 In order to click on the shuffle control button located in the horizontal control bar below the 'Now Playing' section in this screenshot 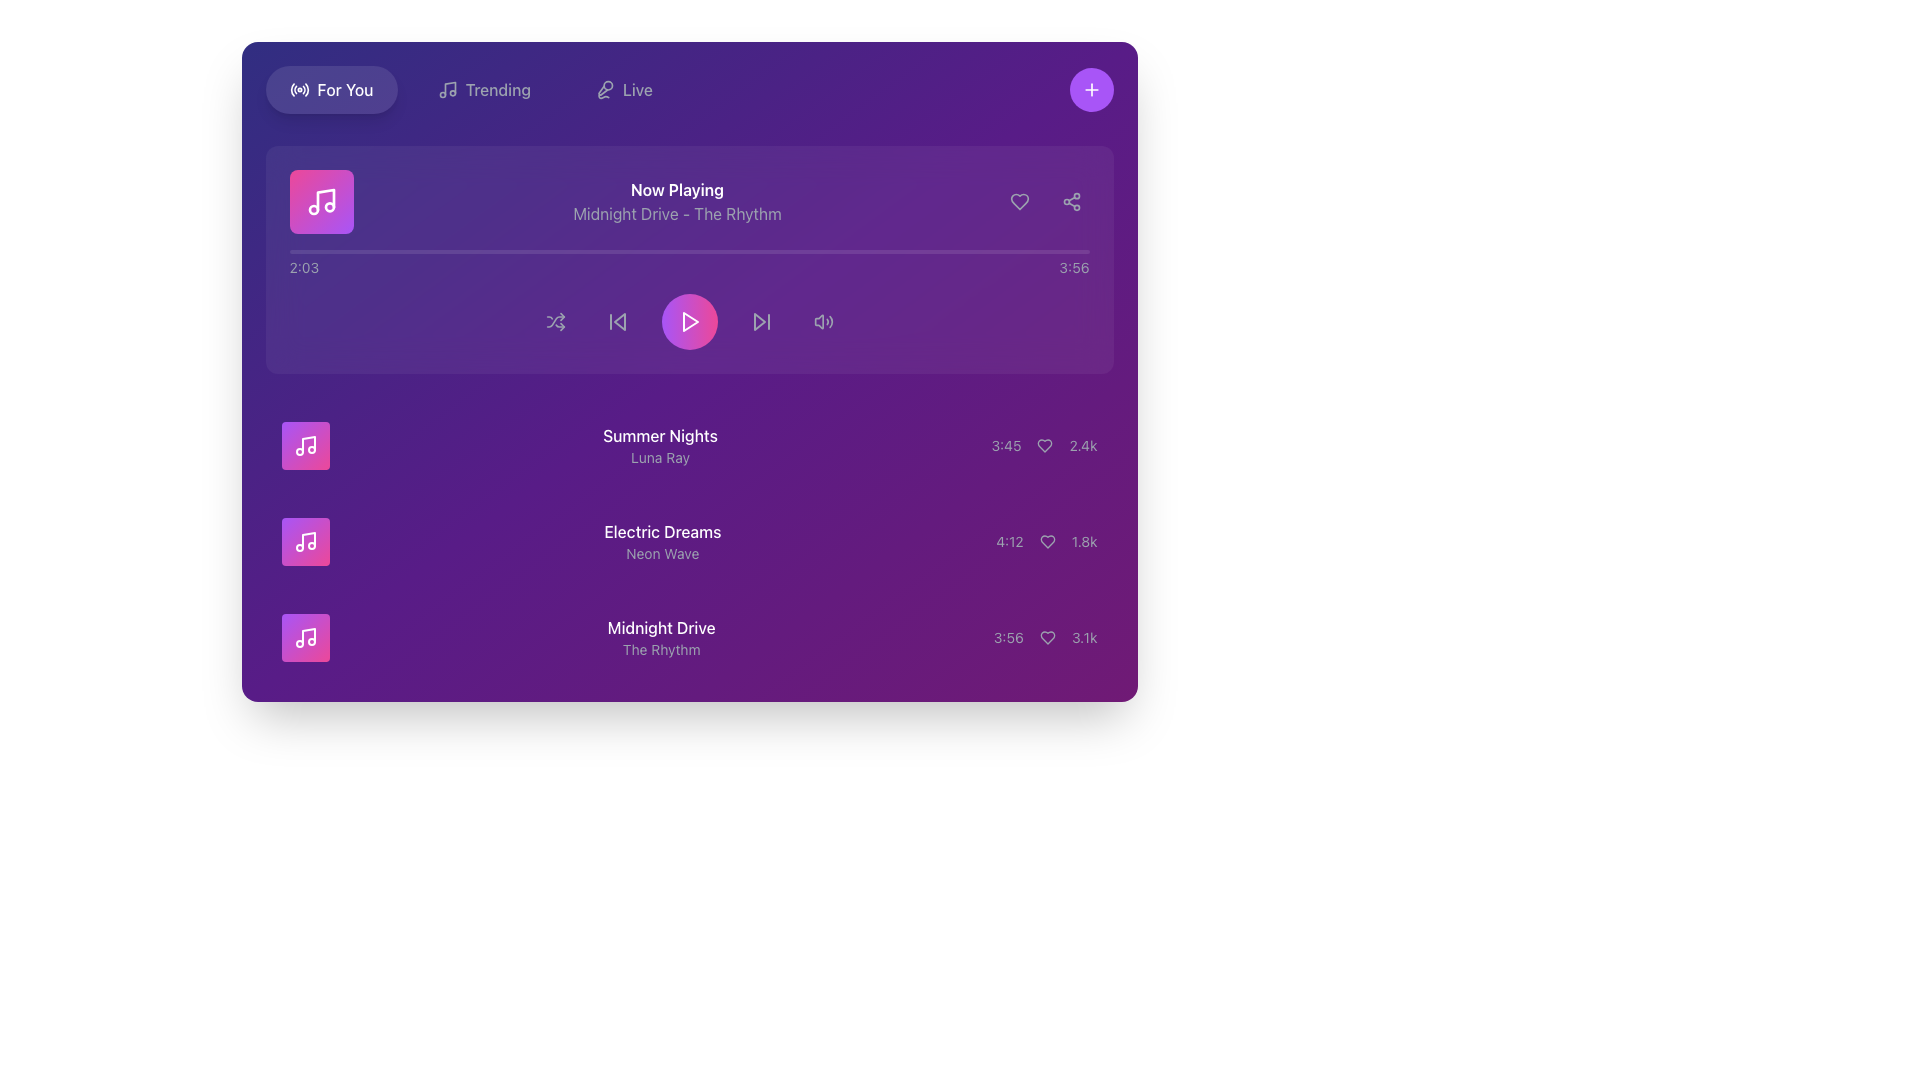, I will do `click(555, 320)`.